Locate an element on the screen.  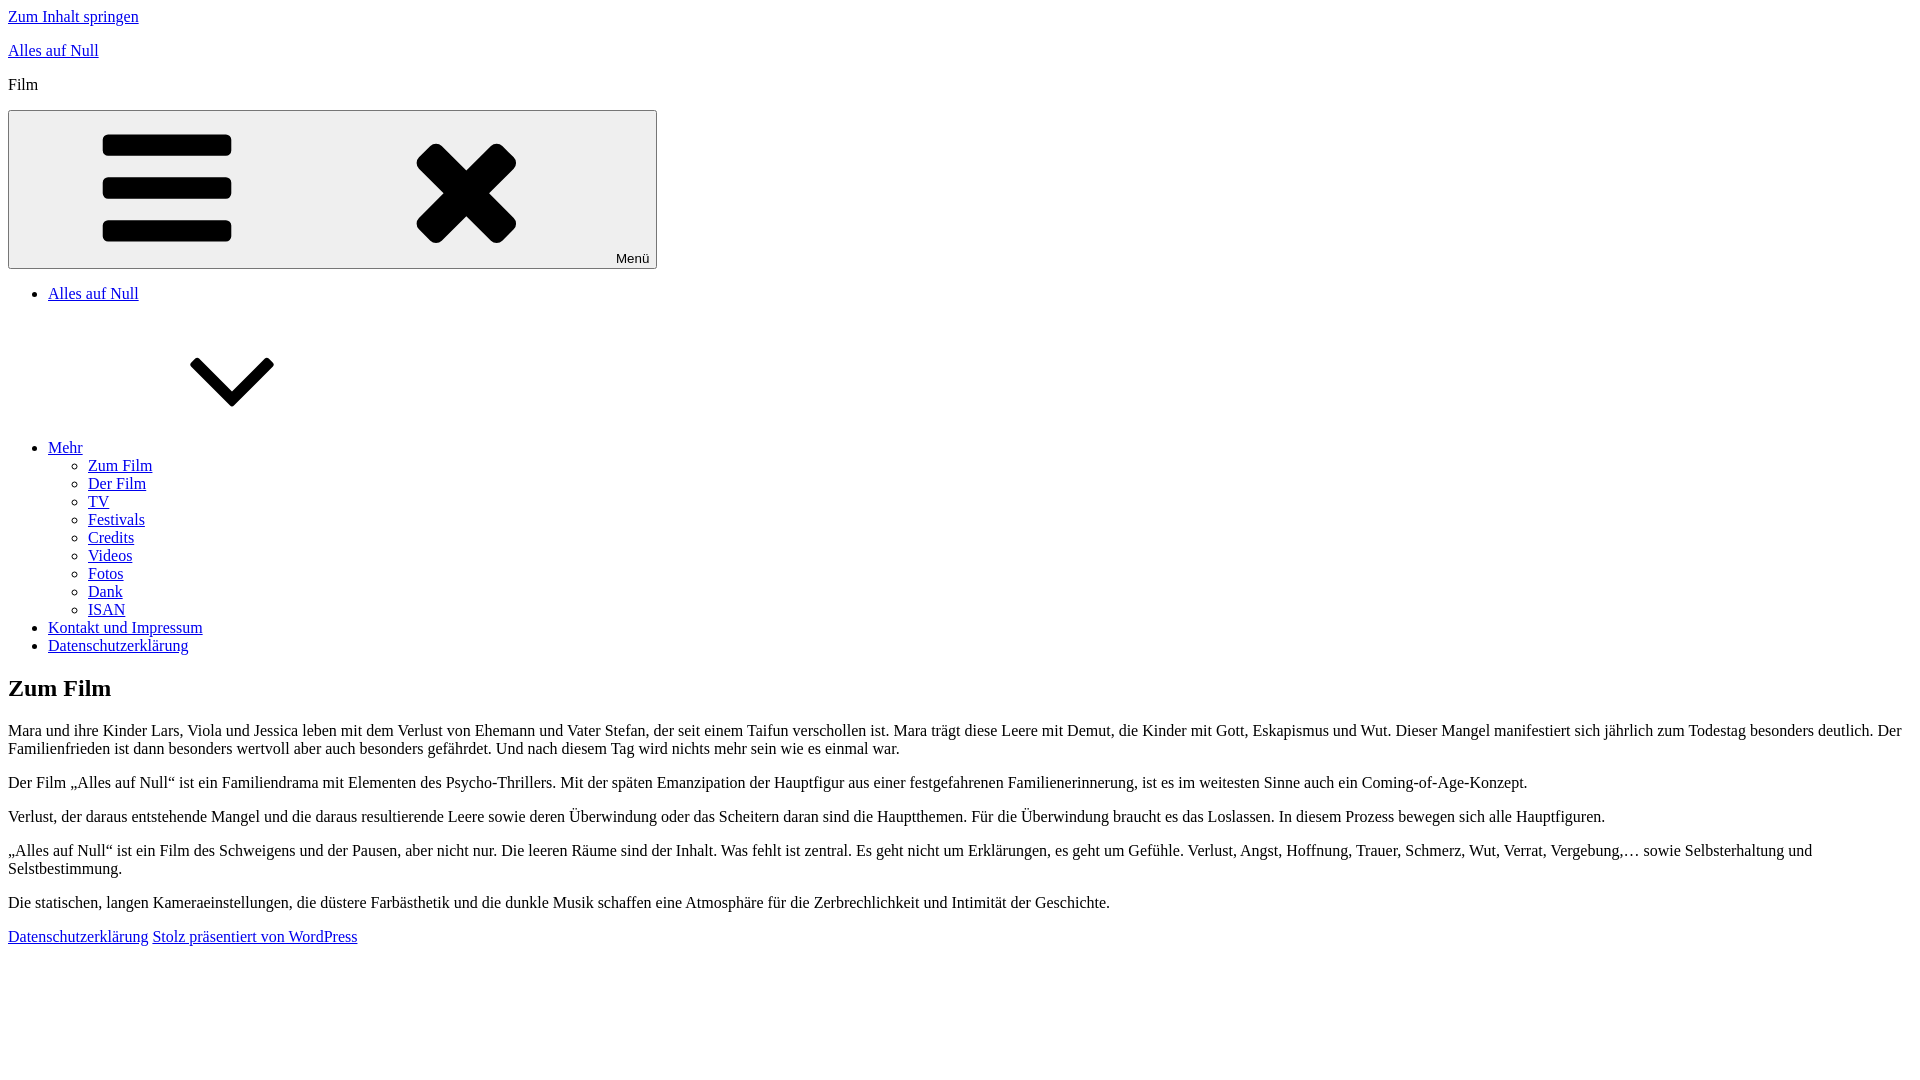
'Festivals' is located at coordinates (115, 518).